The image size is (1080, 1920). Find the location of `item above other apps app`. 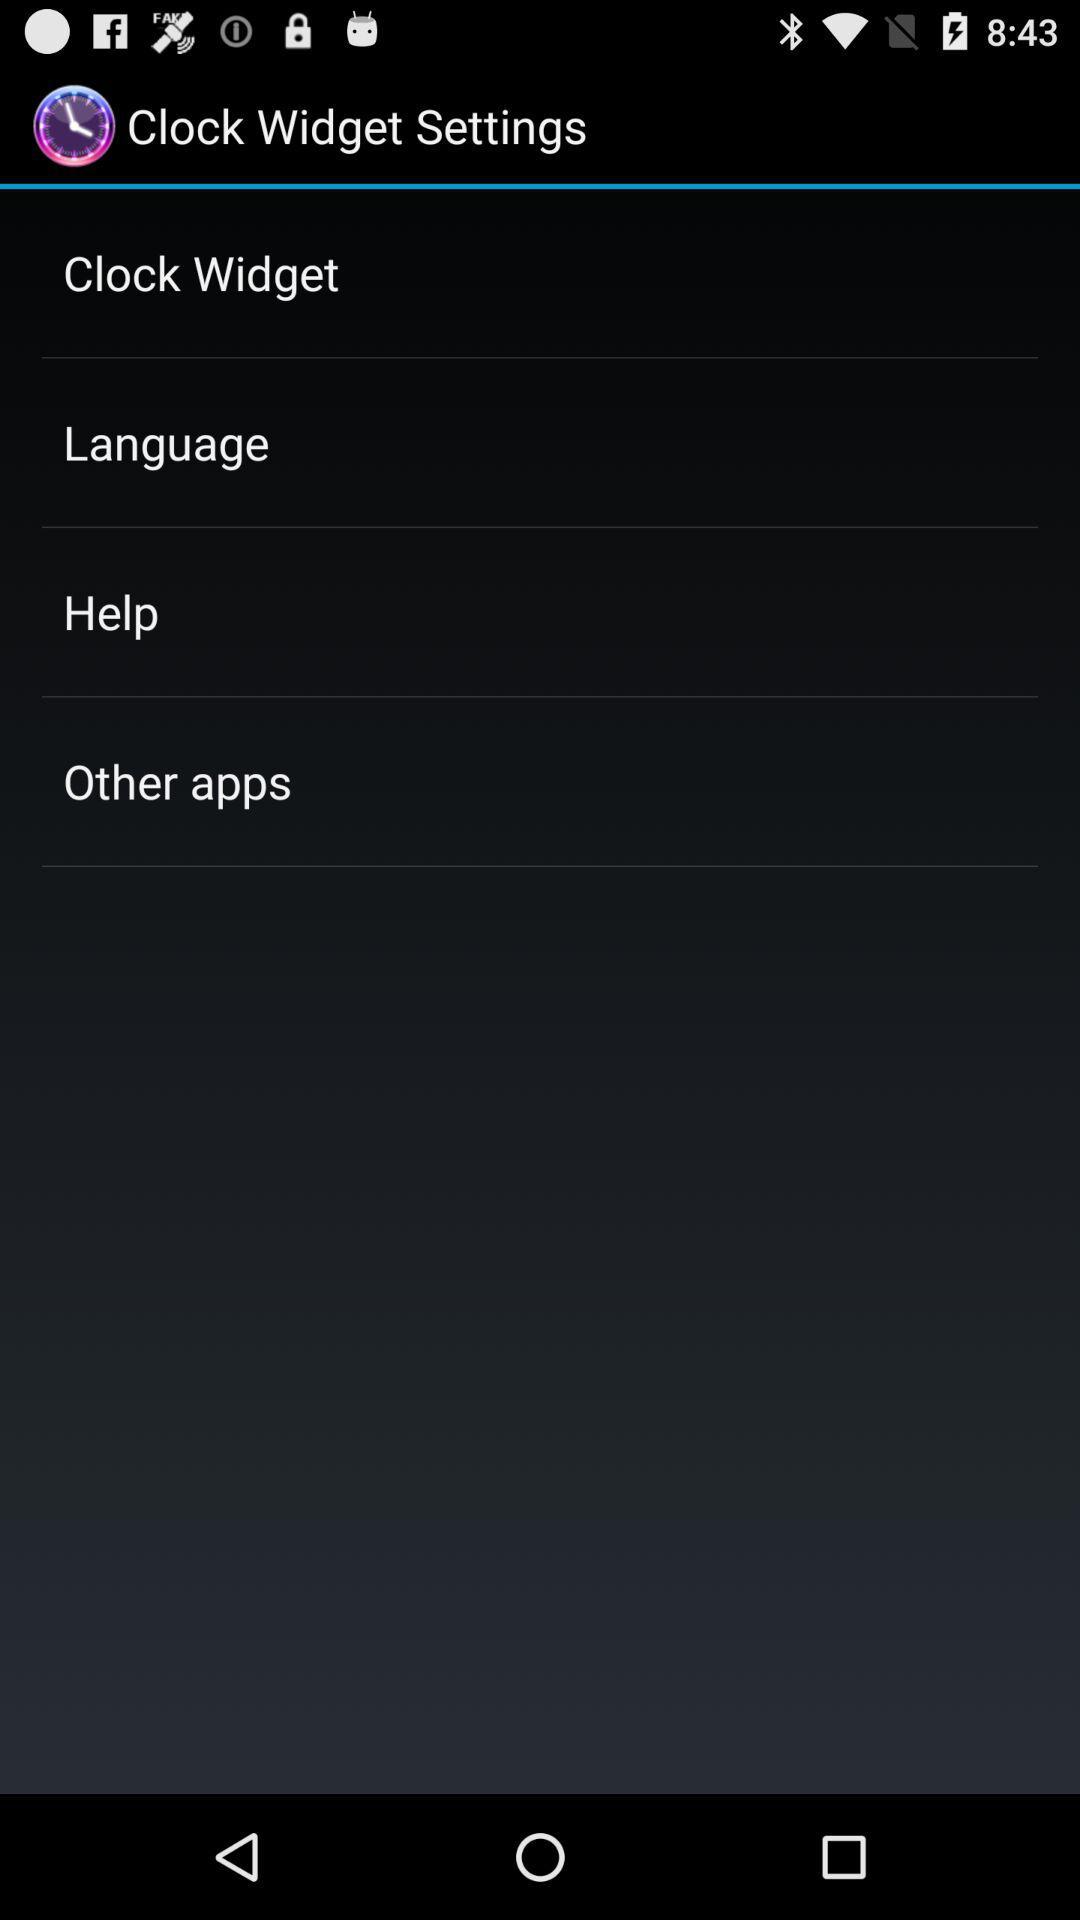

item above other apps app is located at coordinates (111, 610).